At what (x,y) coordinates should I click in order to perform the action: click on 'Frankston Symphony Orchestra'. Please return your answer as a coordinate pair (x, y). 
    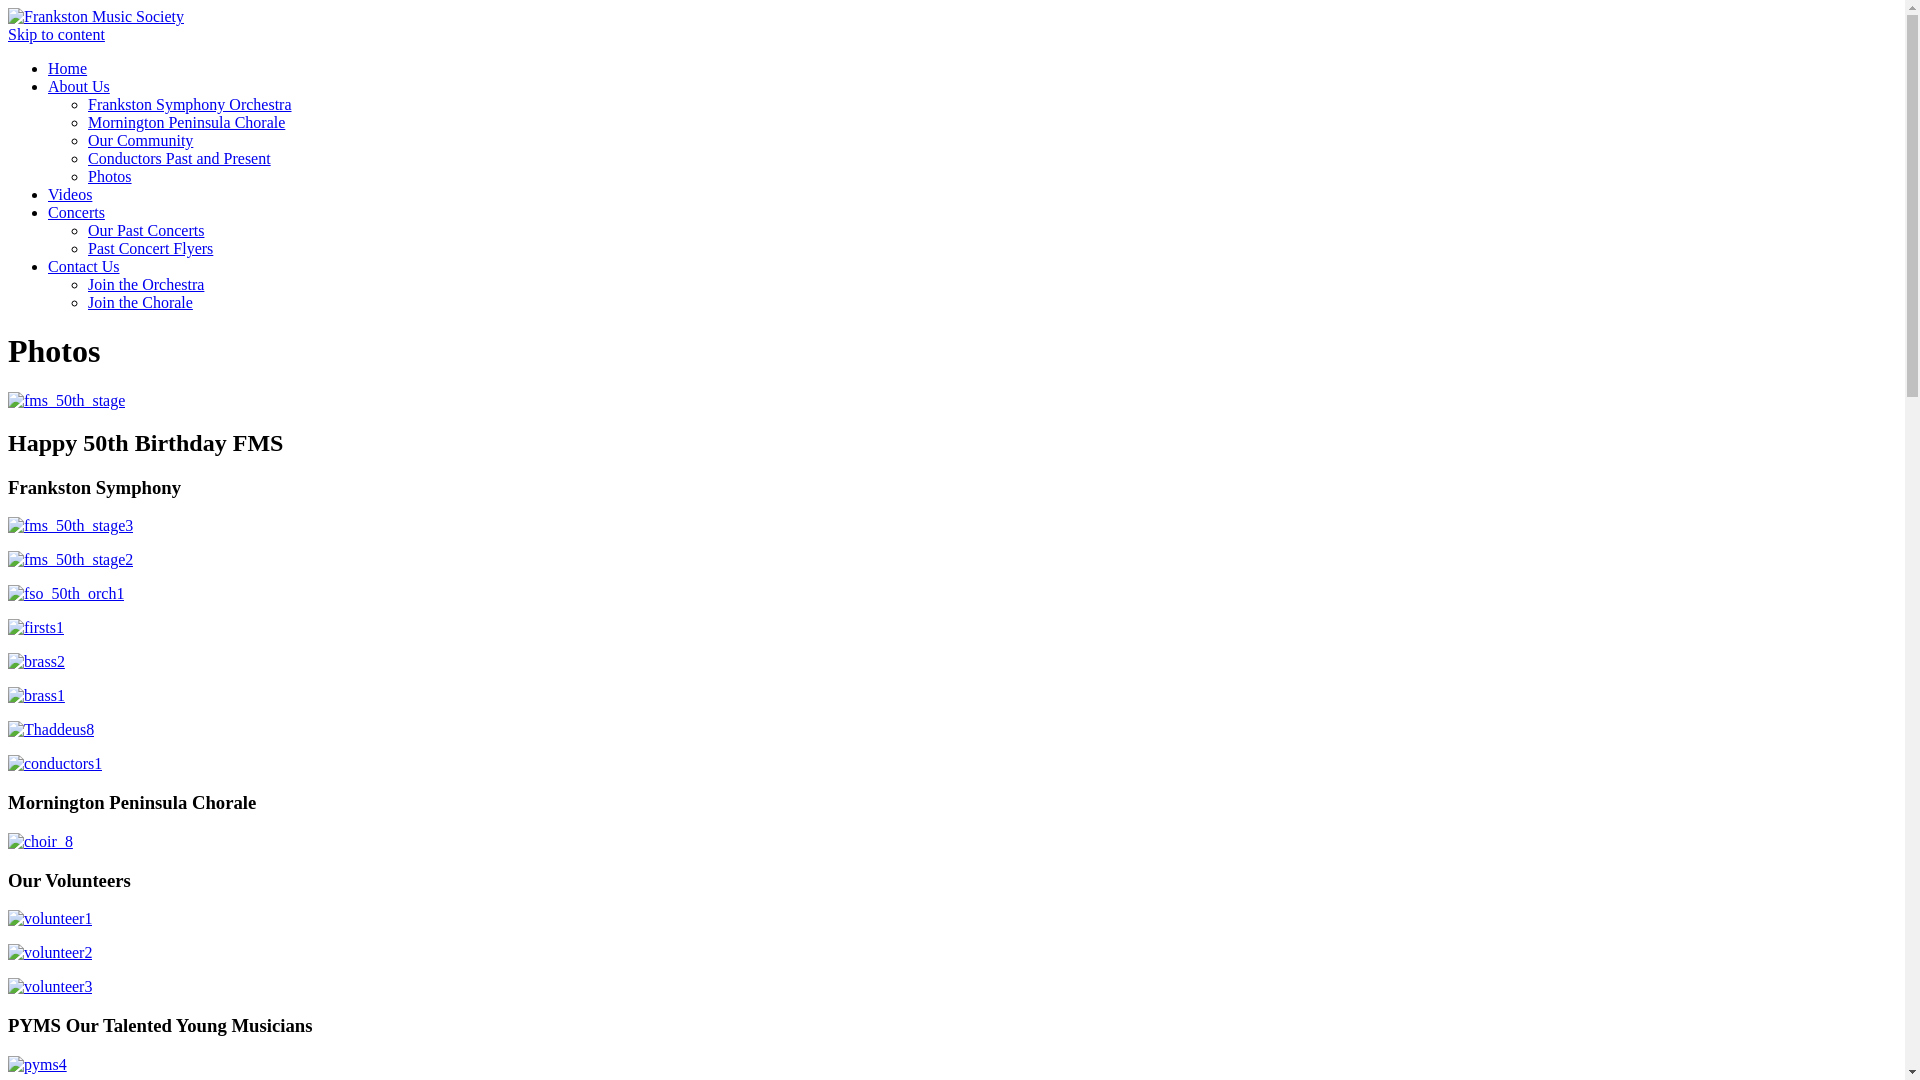
    Looking at the image, I should click on (190, 104).